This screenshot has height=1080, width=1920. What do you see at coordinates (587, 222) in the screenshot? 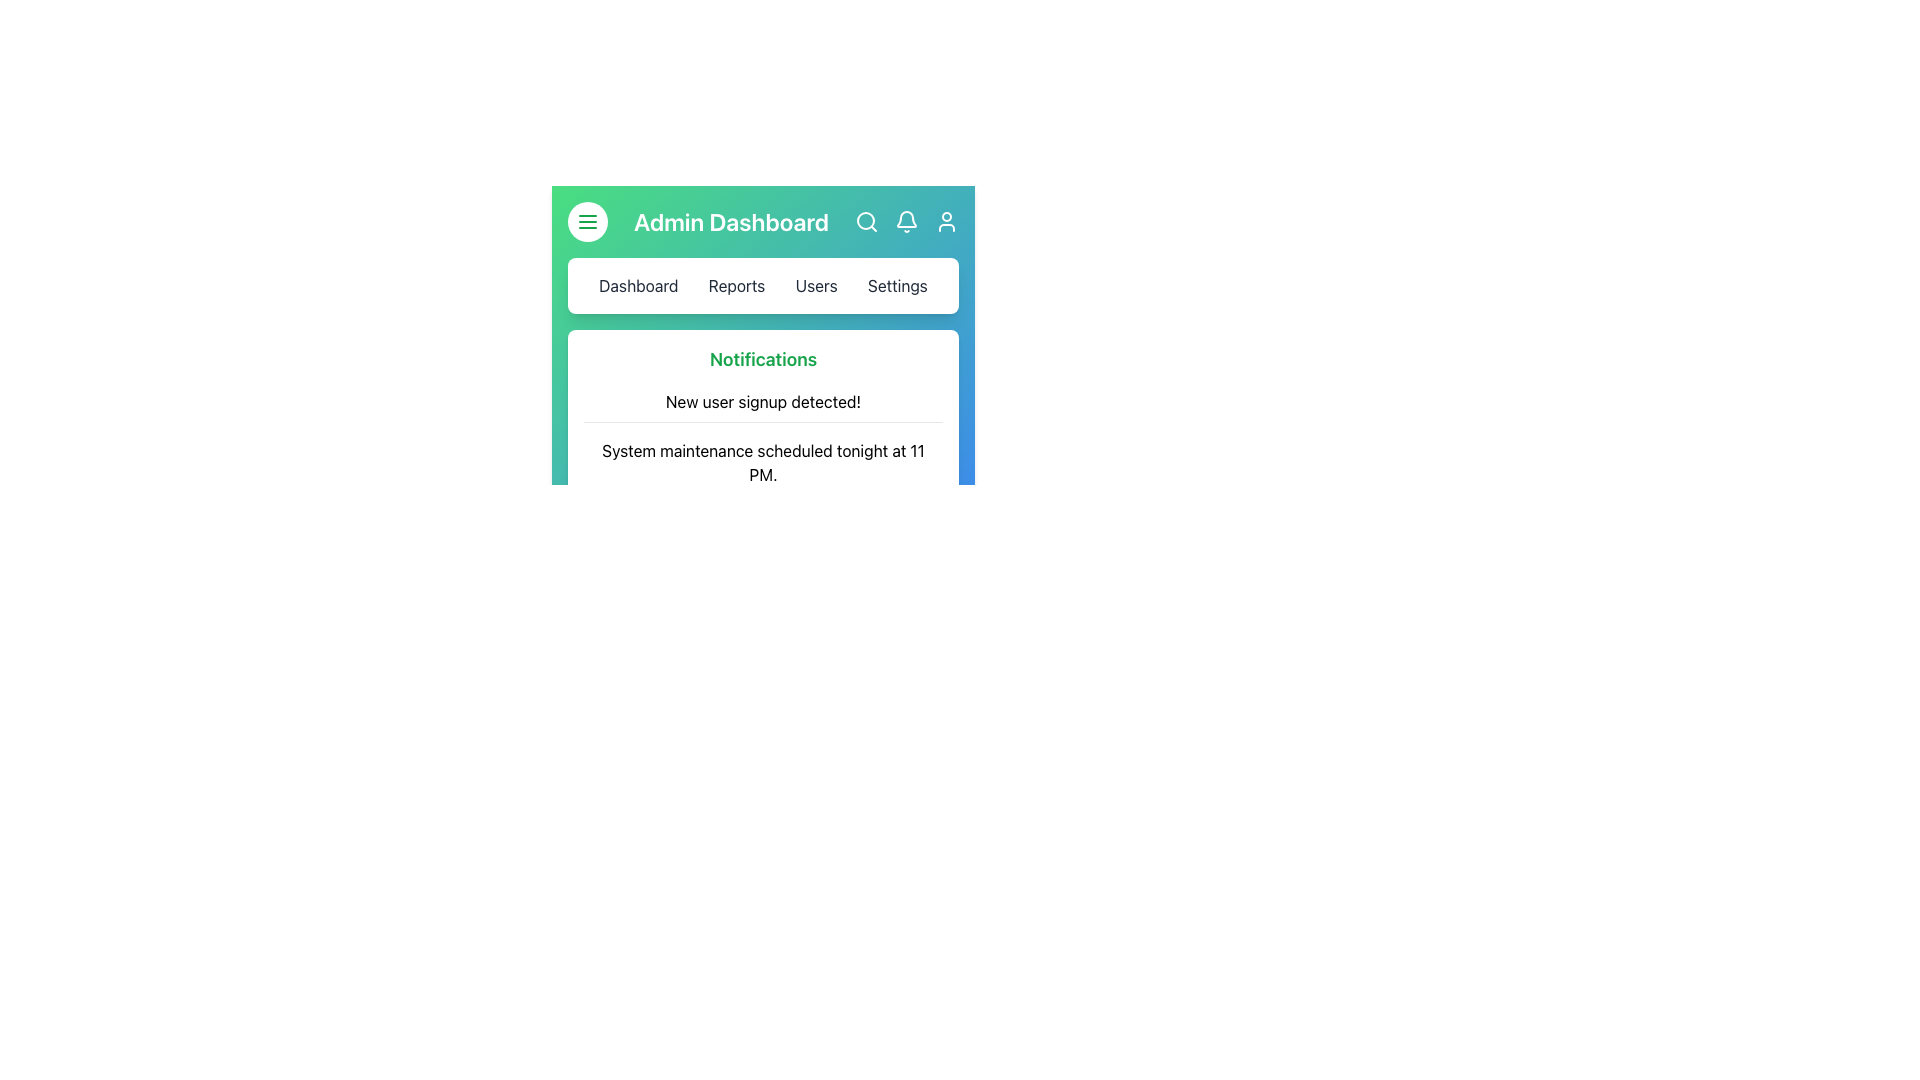
I see `the circular button with a white background and green border that contains a green menu icon, located to the left of 'Admin Dashboard'` at bounding box center [587, 222].